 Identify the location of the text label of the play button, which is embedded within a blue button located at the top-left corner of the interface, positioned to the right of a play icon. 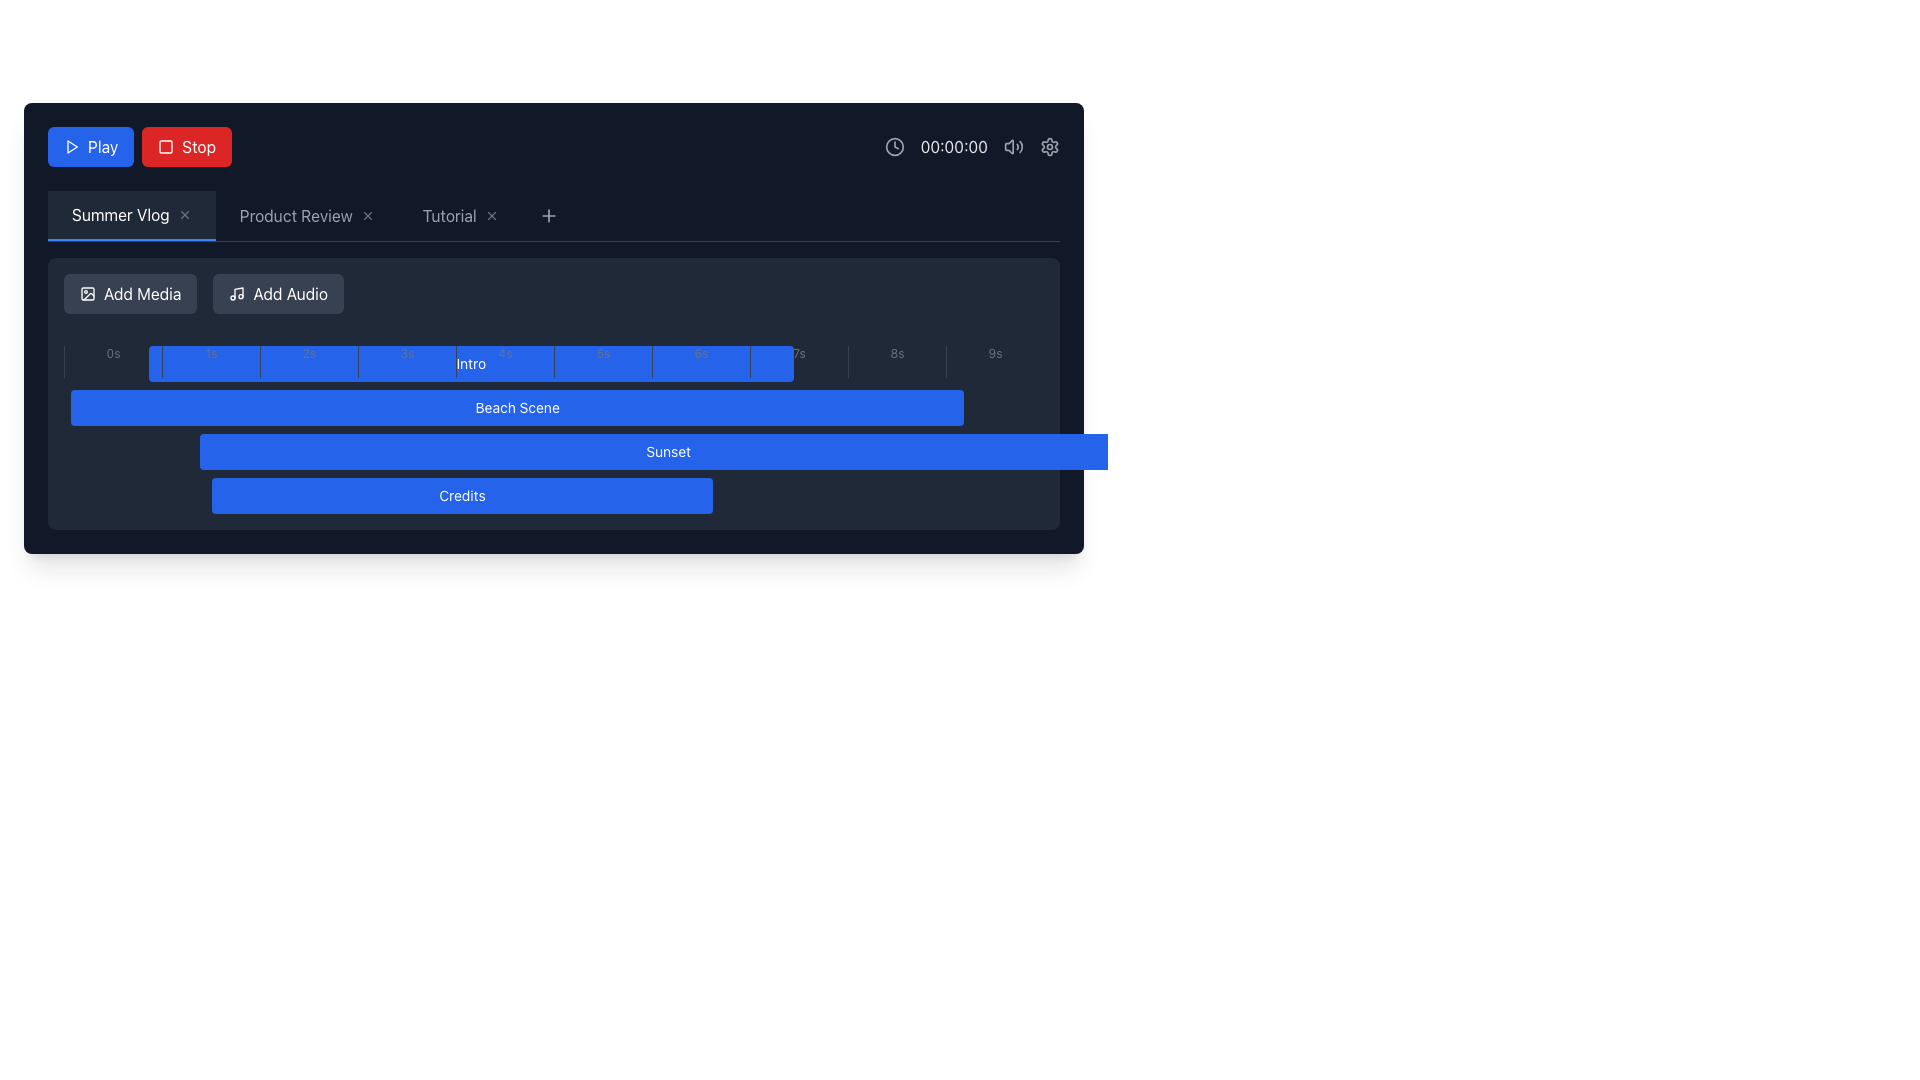
(102, 145).